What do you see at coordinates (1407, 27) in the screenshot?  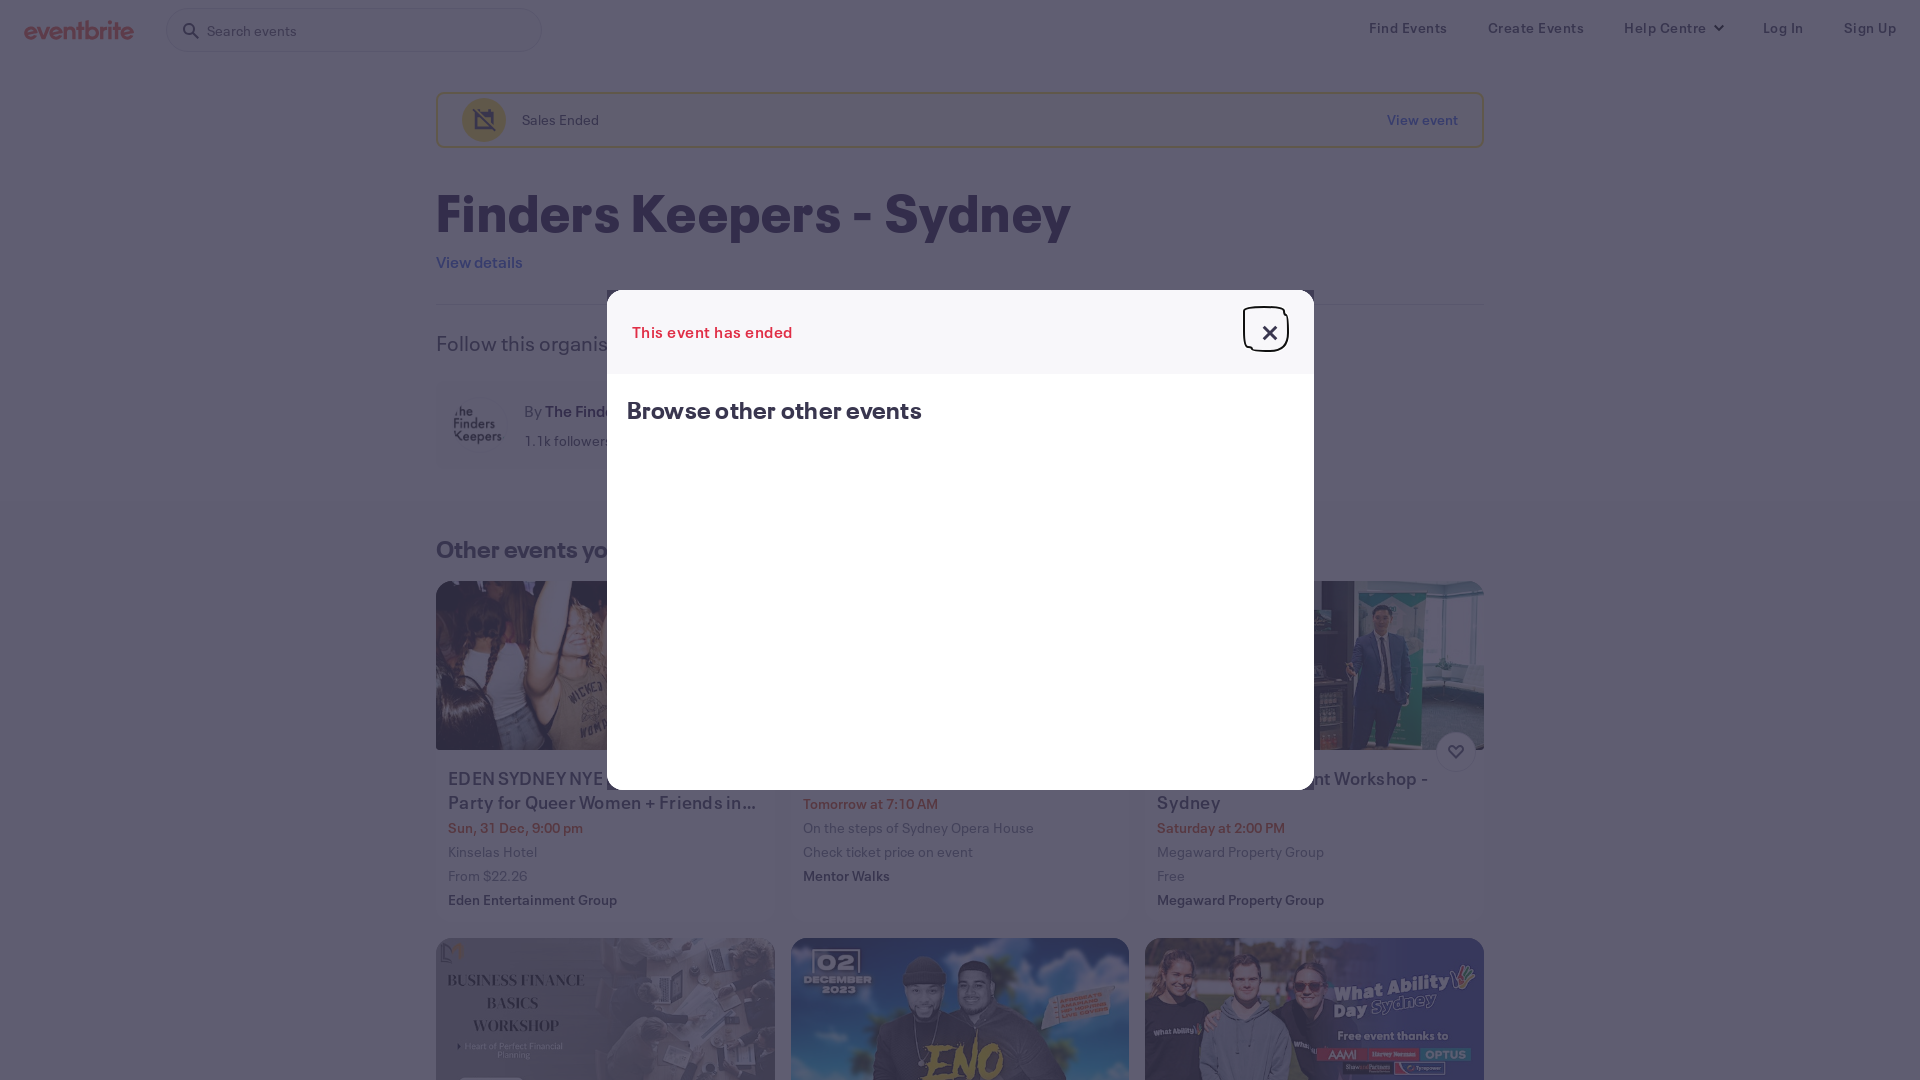 I see `'Find Events'` at bounding box center [1407, 27].